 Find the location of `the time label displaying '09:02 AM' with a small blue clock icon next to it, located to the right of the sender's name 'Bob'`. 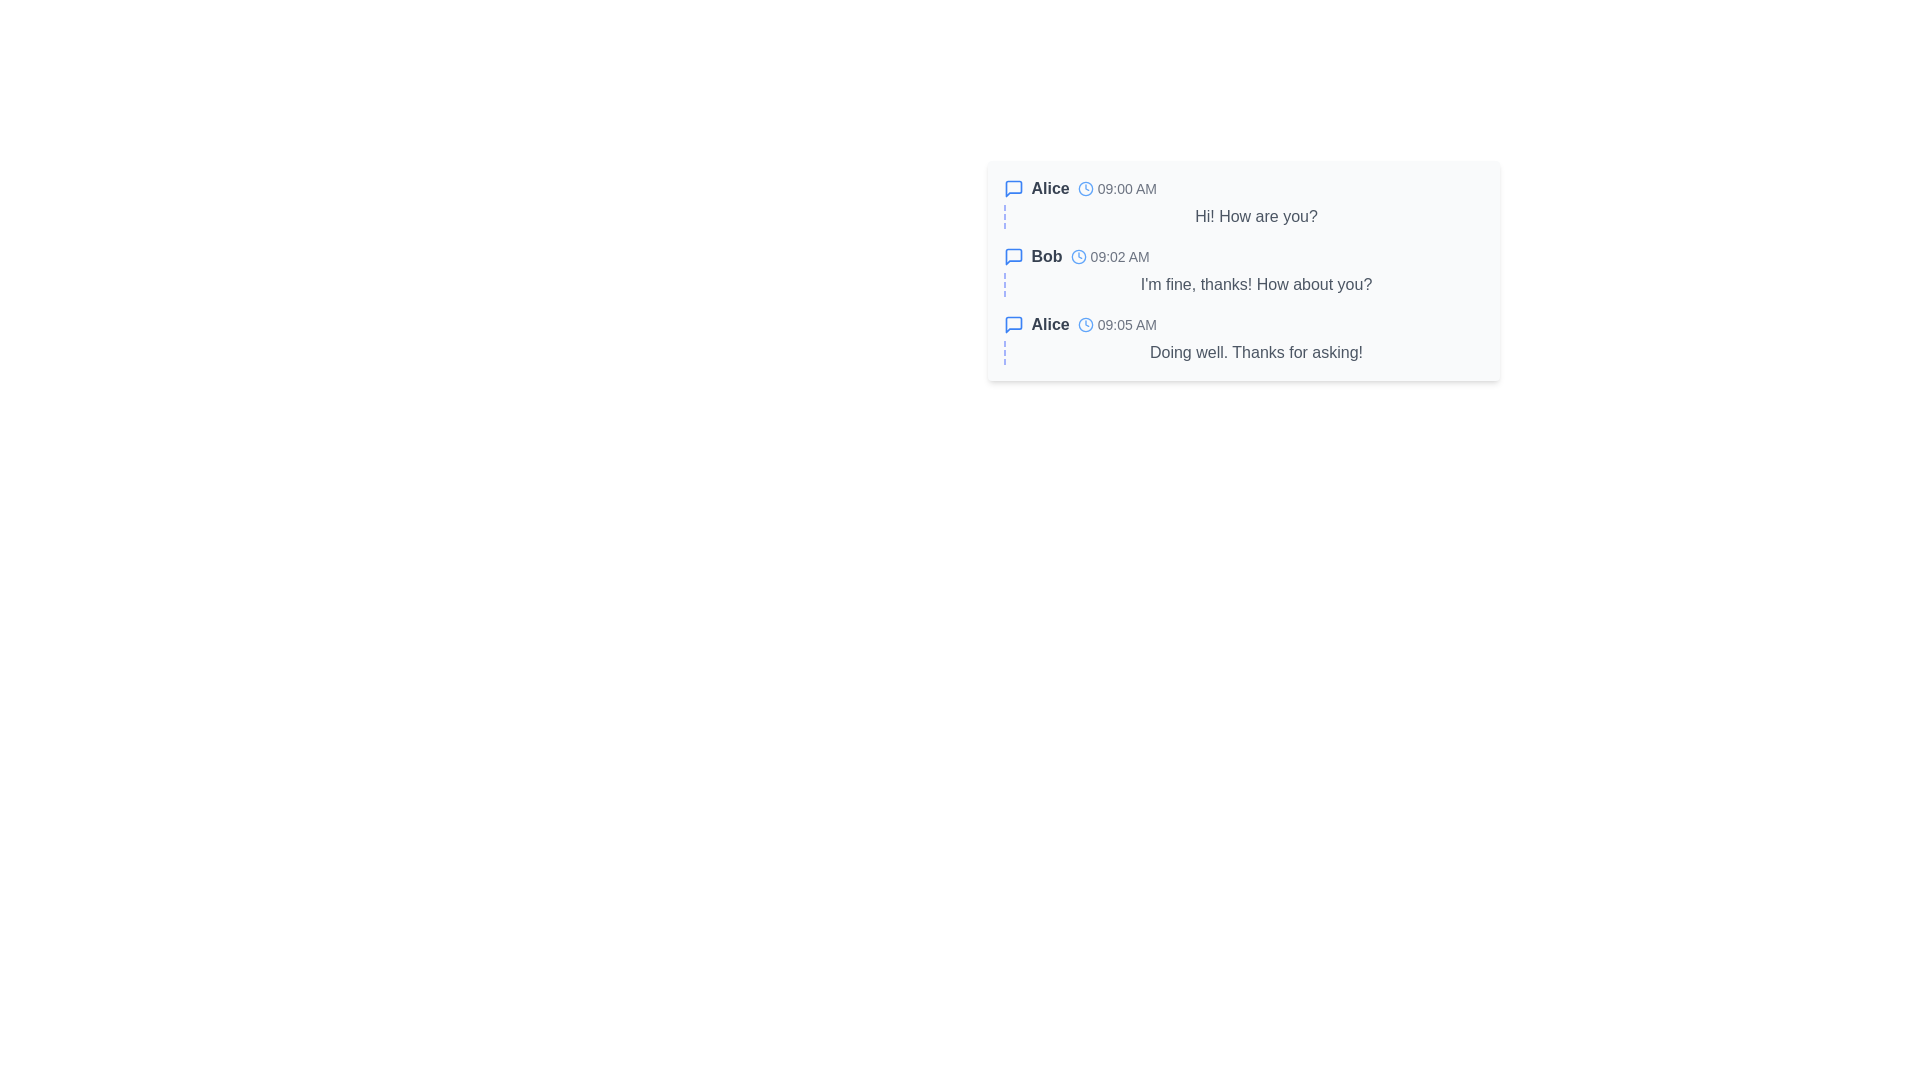

the time label displaying '09:02 AM' with a small blue clock icon next to it, located to the right of the sender's name 'Bob' is located at coordinates (1109, 256).